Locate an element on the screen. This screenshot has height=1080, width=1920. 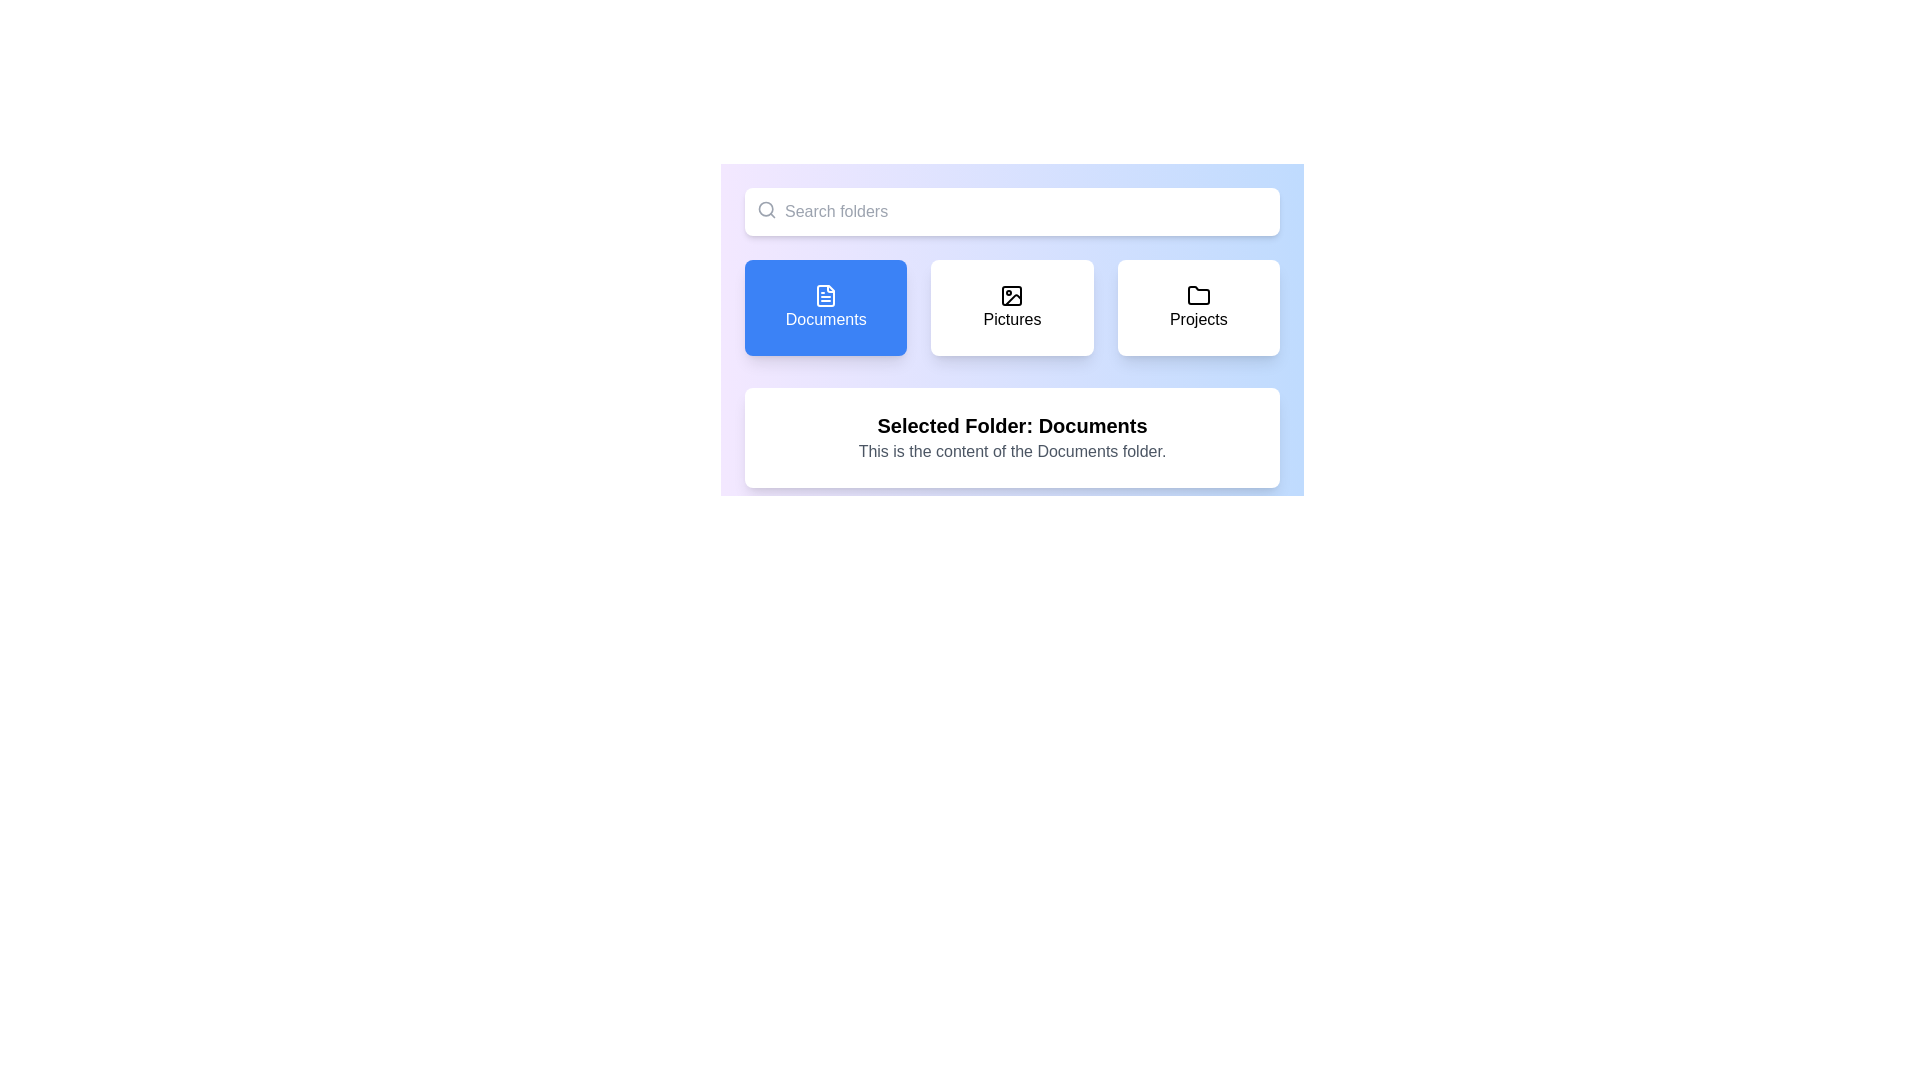
label indicating the purpose of the 'Documents' button, located at the bottom-center of the blue rectangular button in the top-left corner of the interface is located at coordinates (826, 319).